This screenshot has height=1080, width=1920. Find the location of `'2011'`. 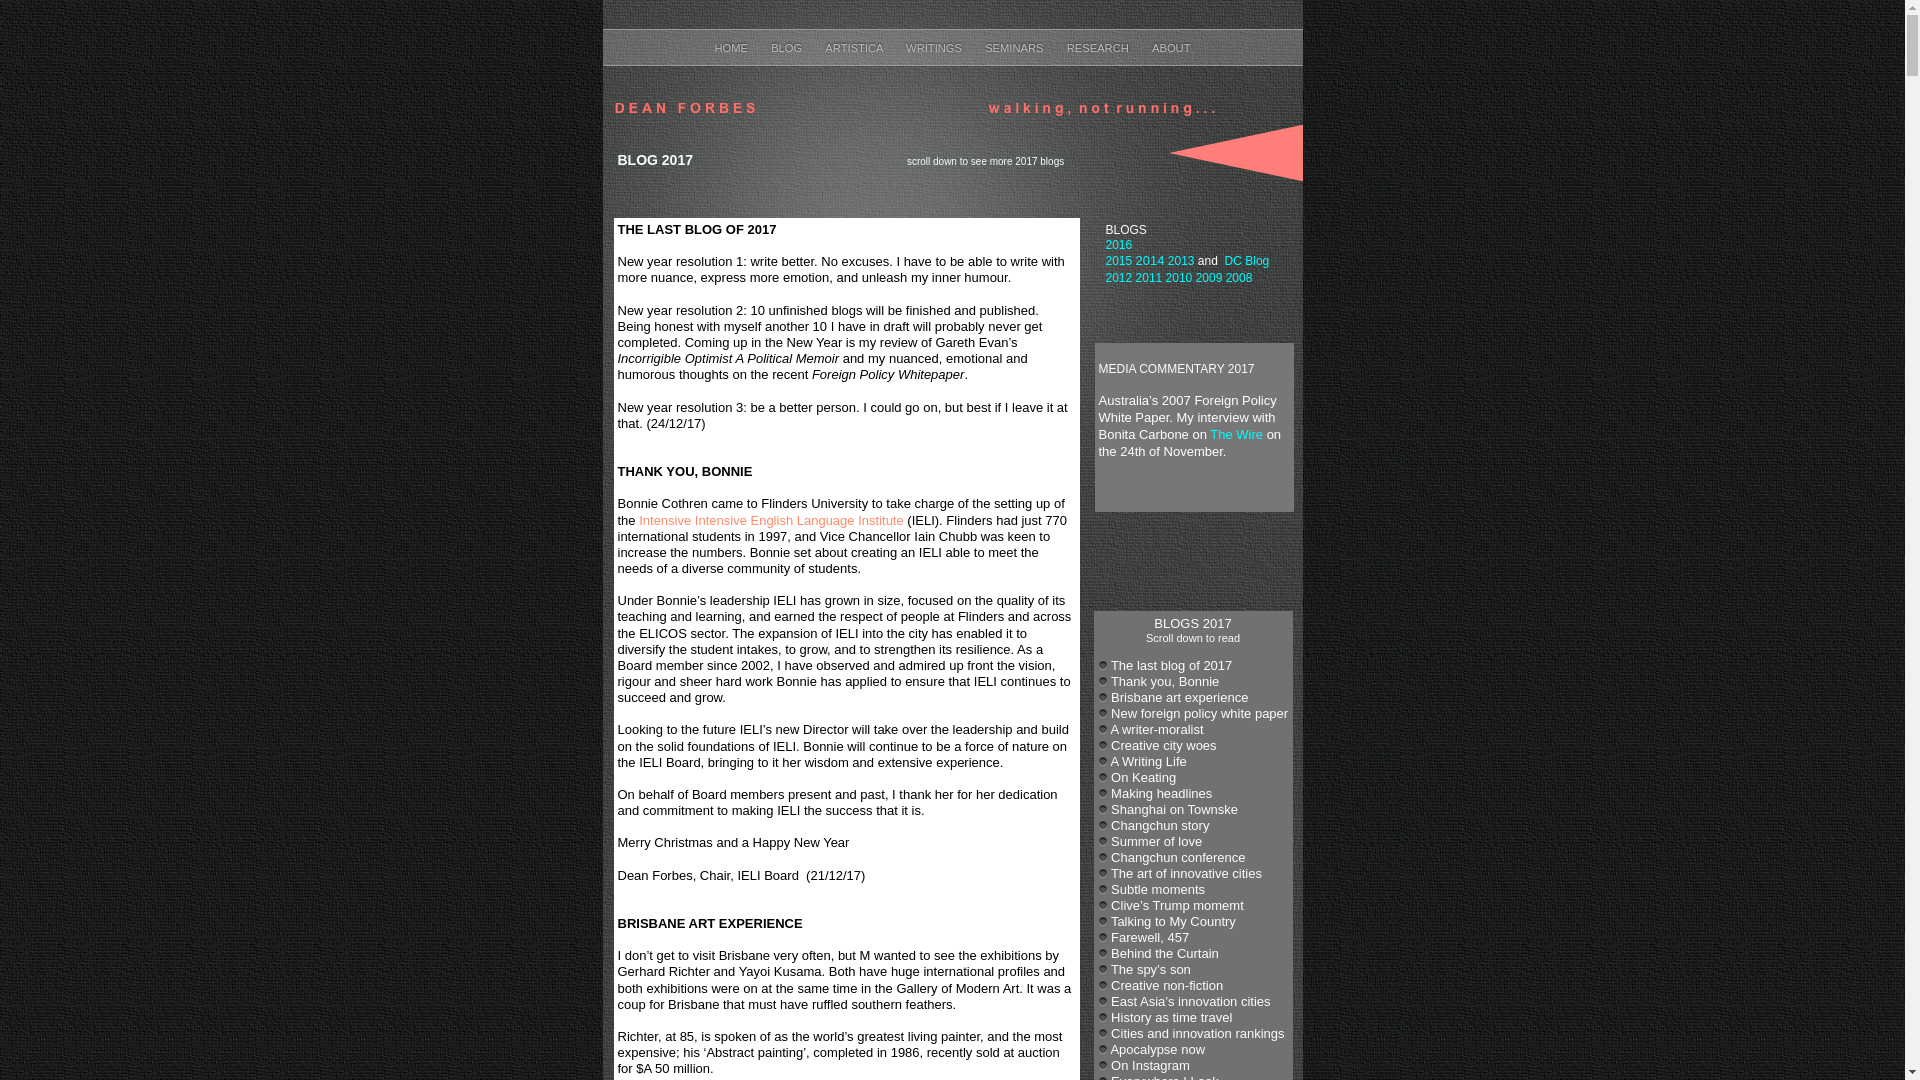

'2011' is located at coordinates (1136, 277).